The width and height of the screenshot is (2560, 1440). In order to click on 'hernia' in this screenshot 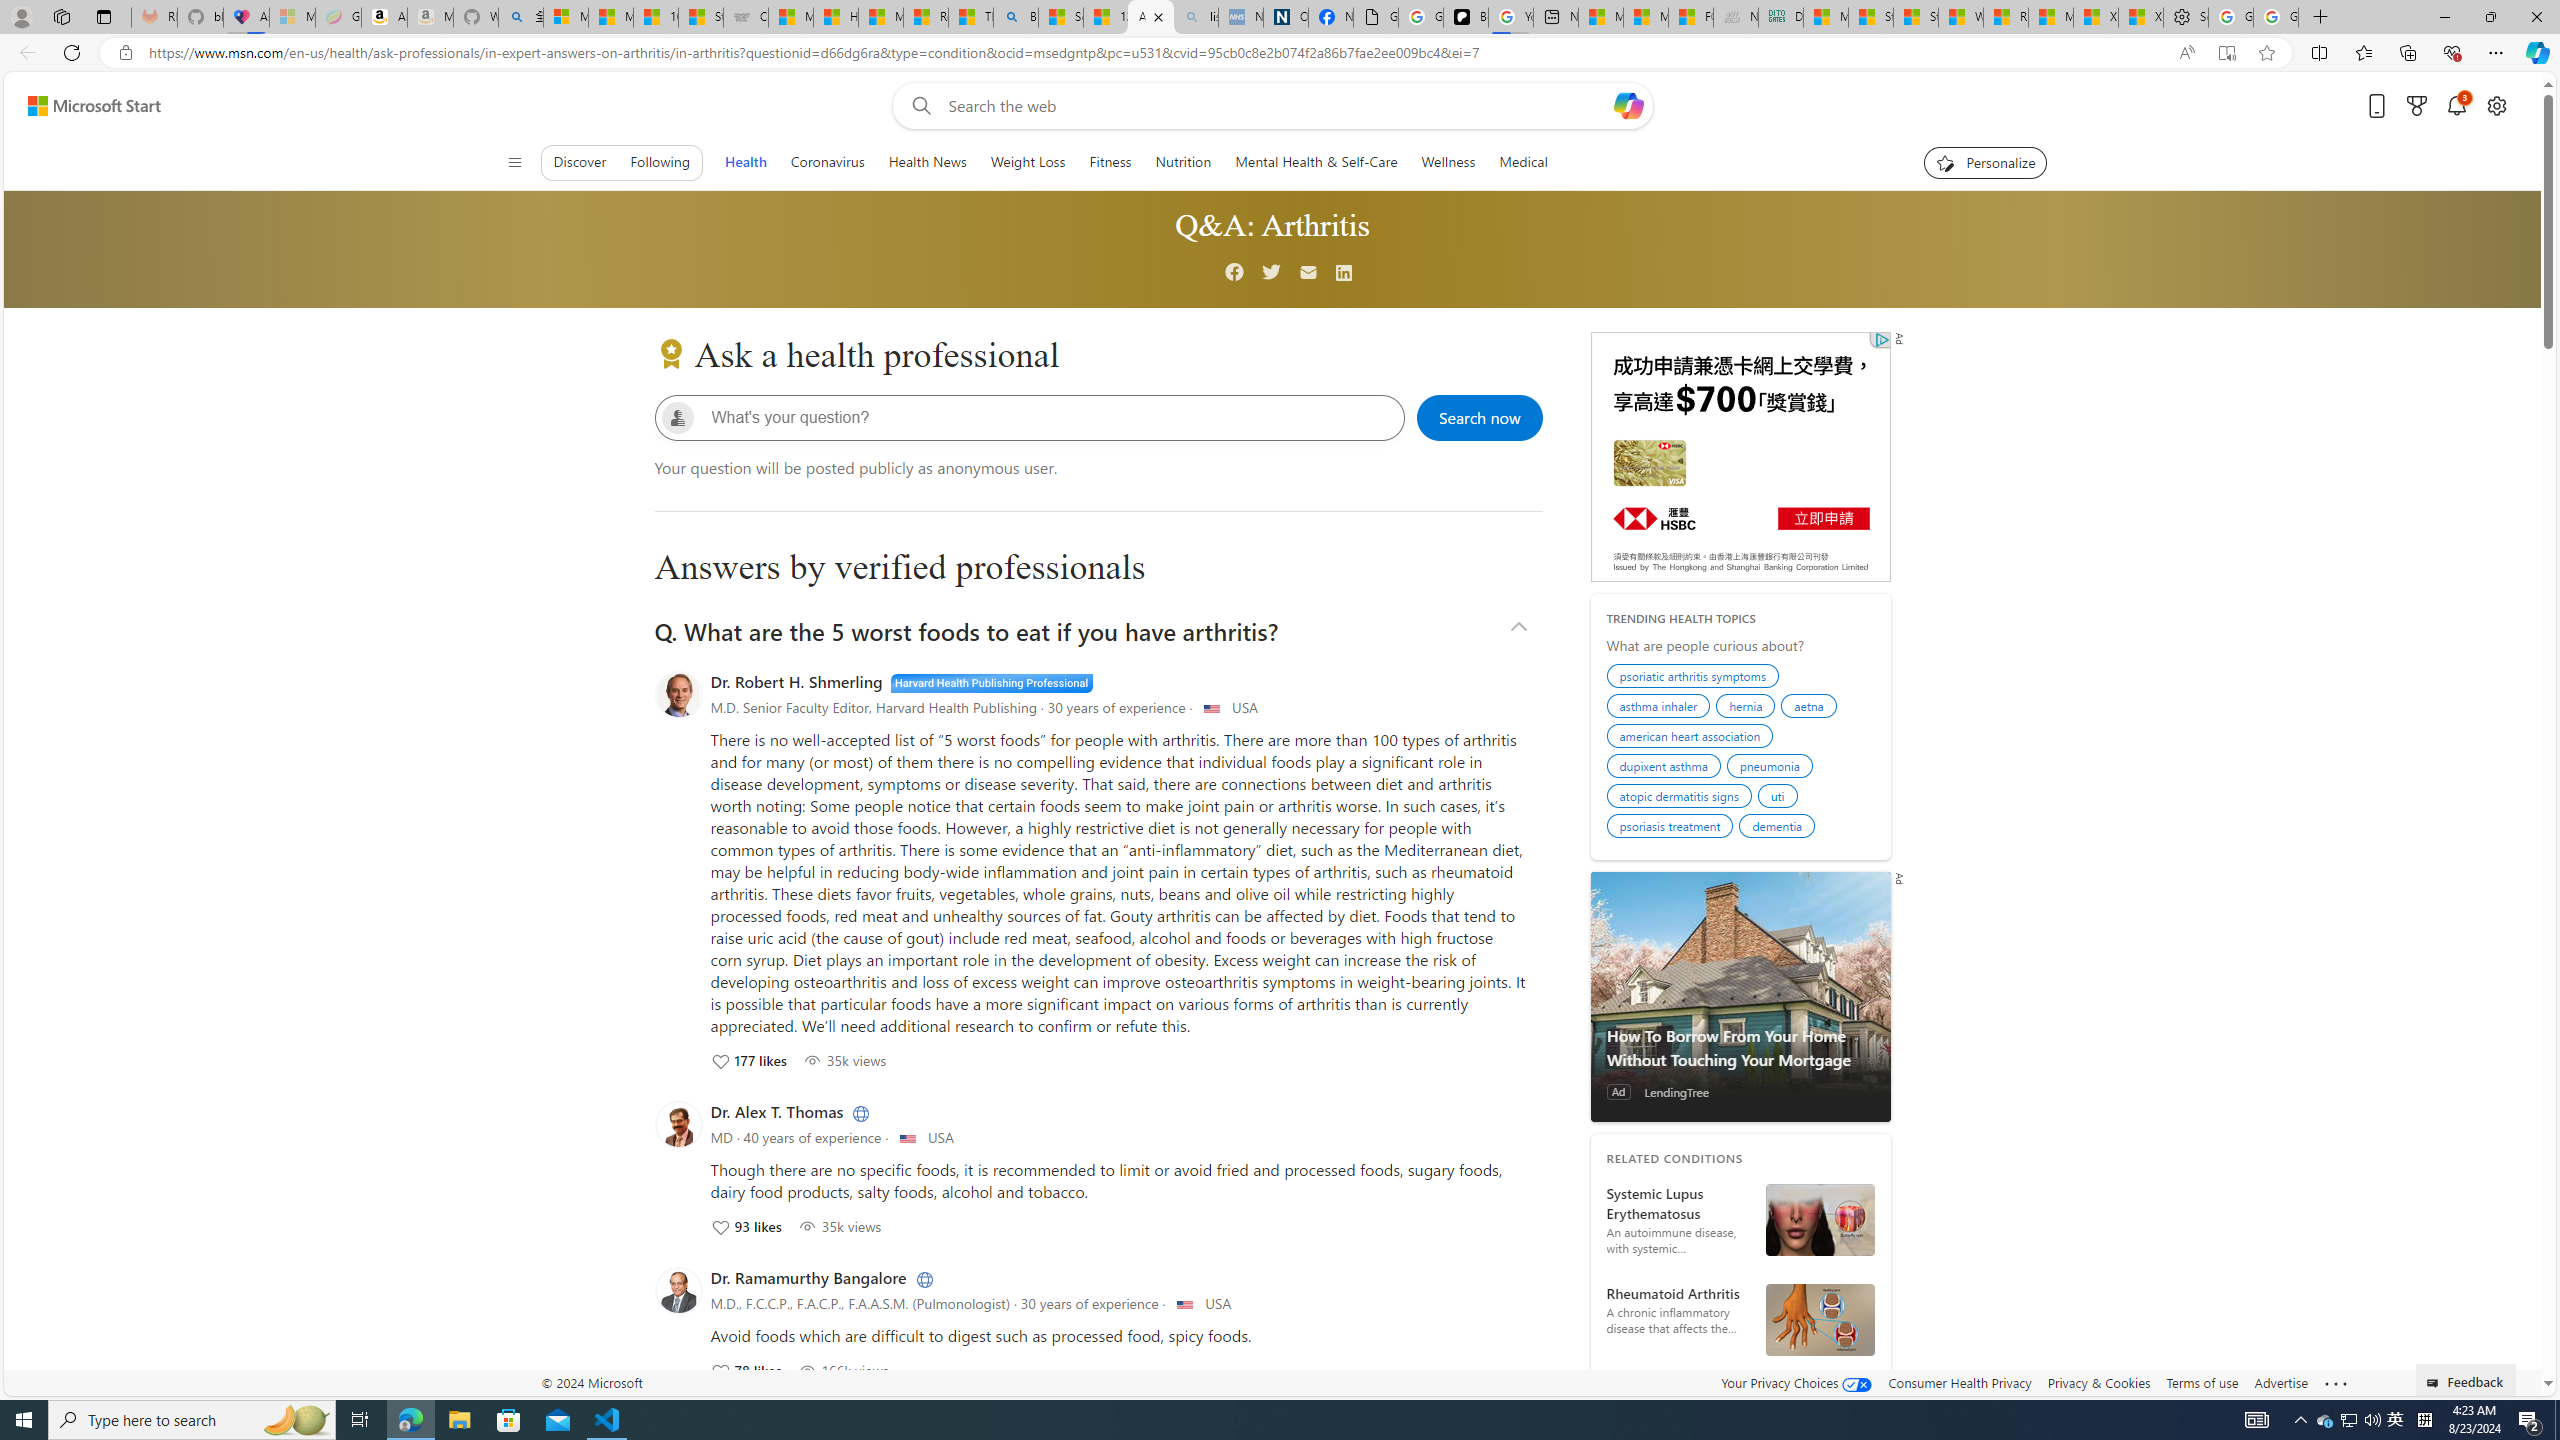, I will do `click(1748, 708)`.